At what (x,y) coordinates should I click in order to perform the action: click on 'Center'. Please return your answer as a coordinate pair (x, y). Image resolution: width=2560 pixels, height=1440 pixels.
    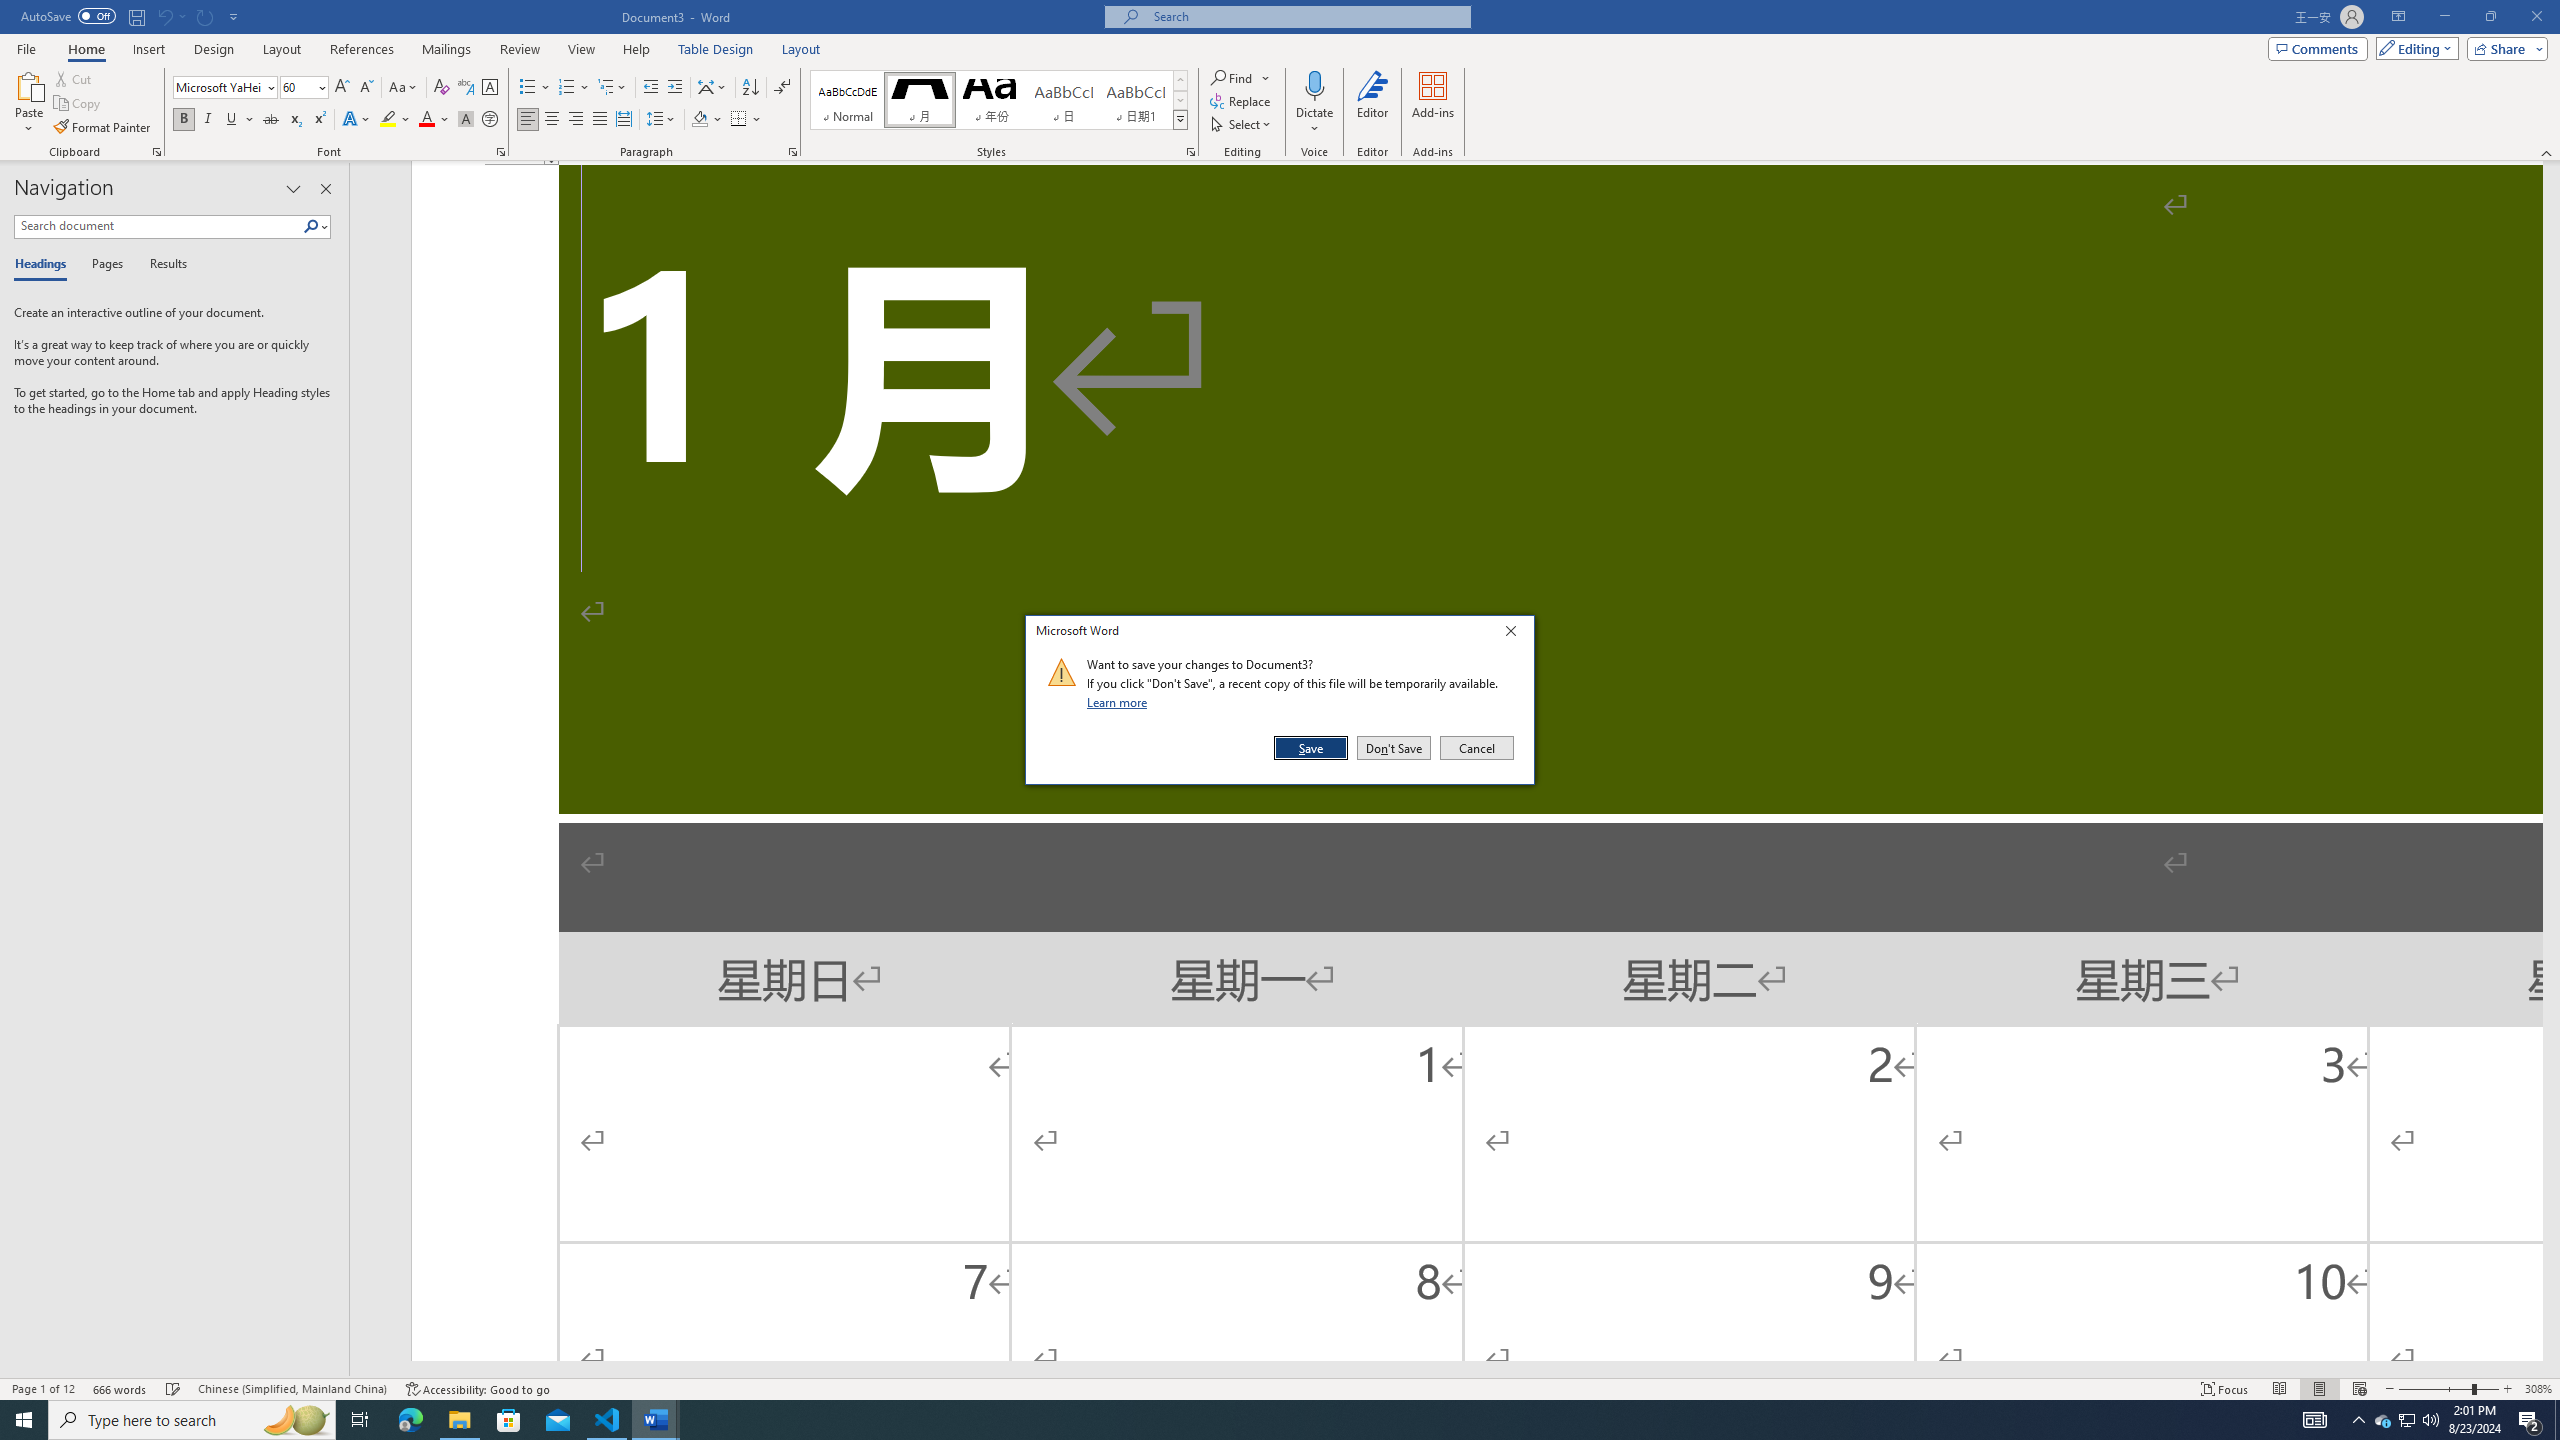
    Looking at the image, I should click on (550, 118).